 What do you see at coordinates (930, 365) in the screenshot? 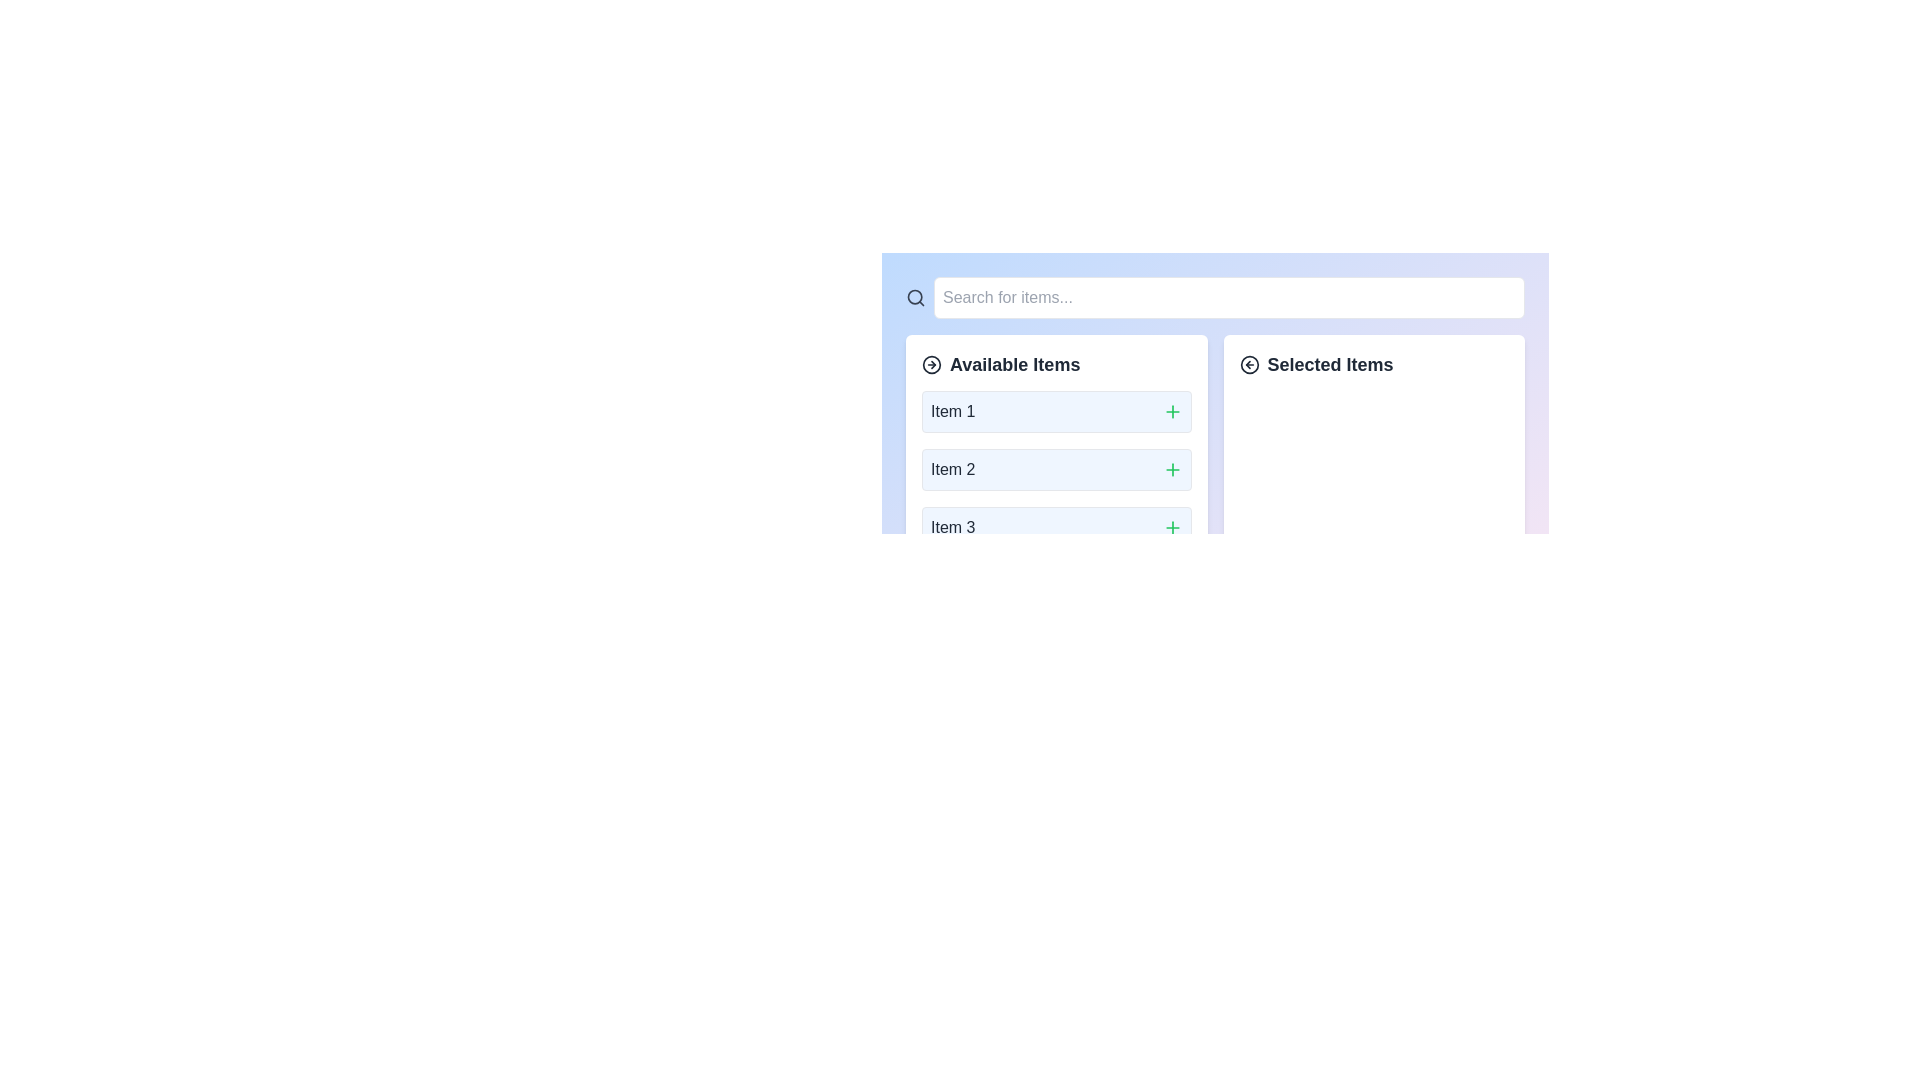
I see `the circle SVG graphical element that is centrally positioned within the icon next to the 'Available Items' label` at bounding box center [930, 365].